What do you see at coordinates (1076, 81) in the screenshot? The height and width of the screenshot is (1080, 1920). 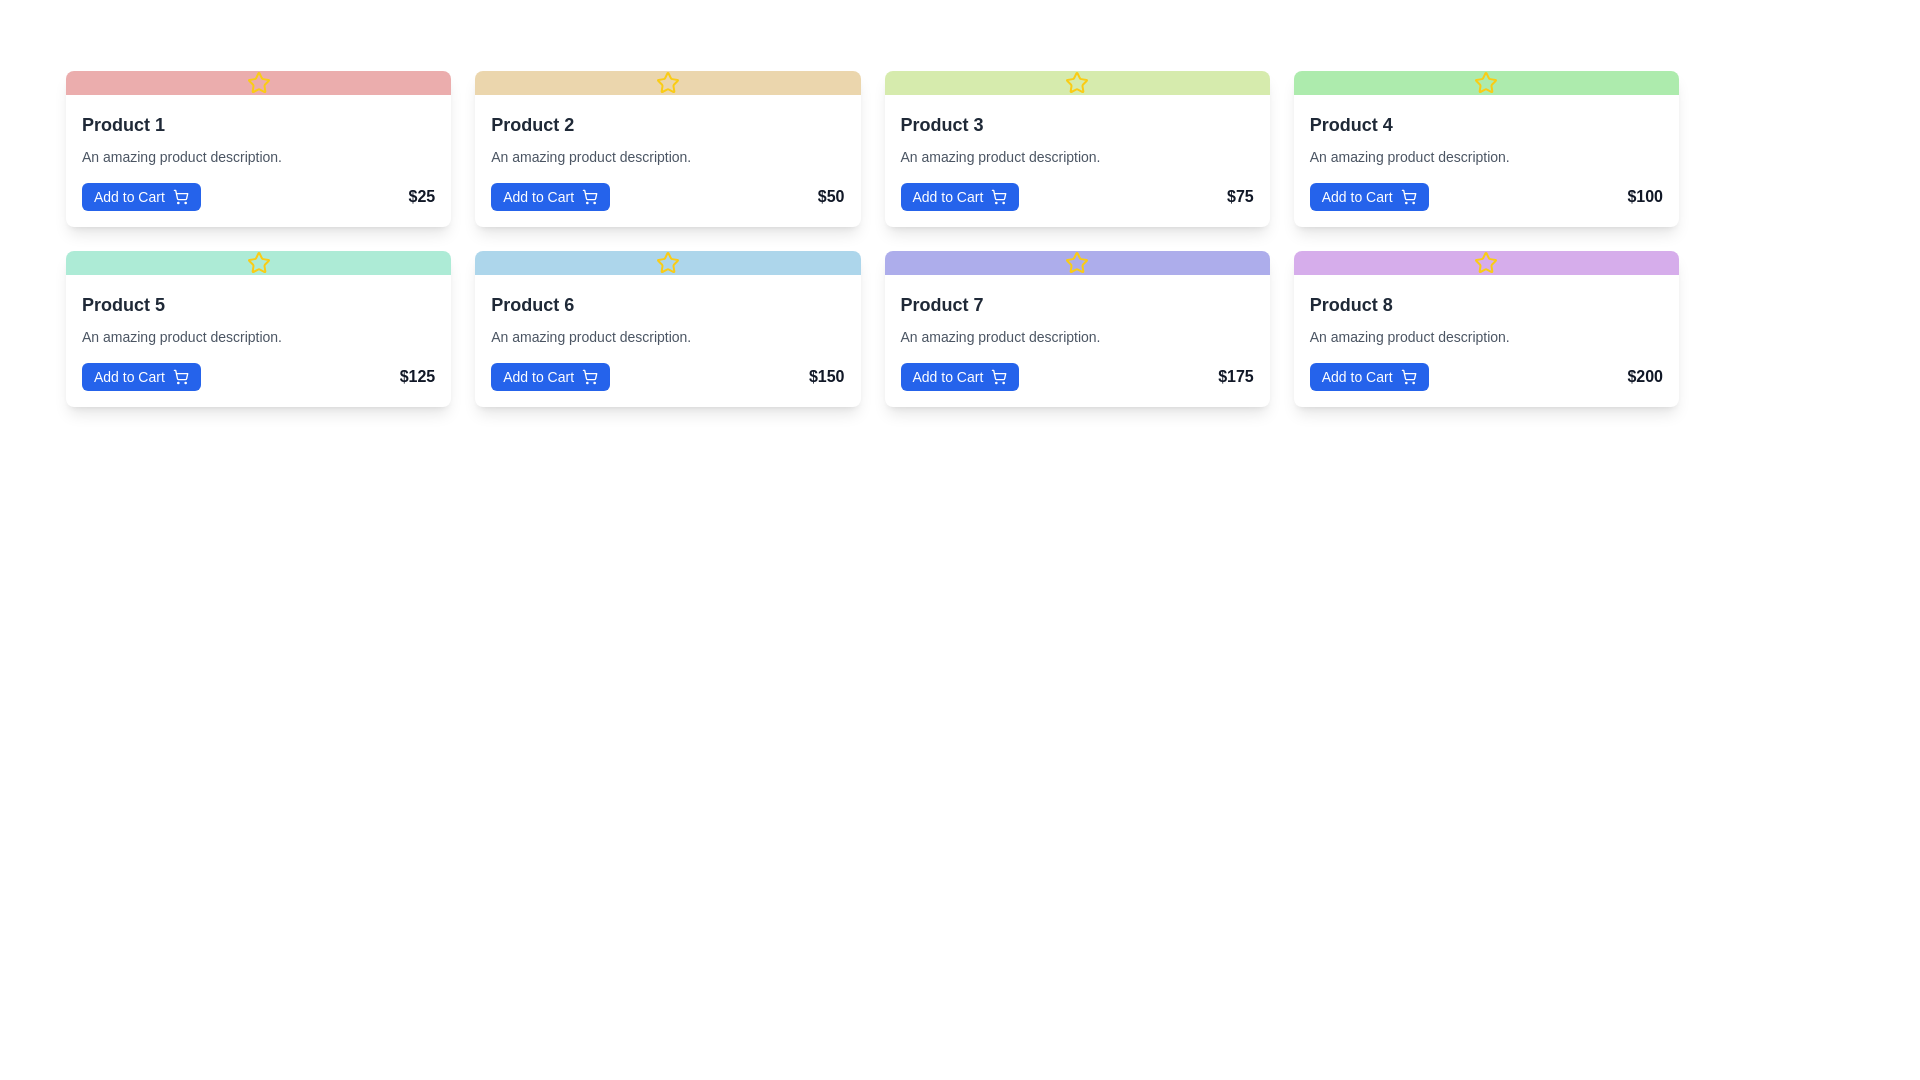 I see `the star icon indicating popularity for 'Product 3' located at the top-center of its card` at bounding box center [1076, 81].